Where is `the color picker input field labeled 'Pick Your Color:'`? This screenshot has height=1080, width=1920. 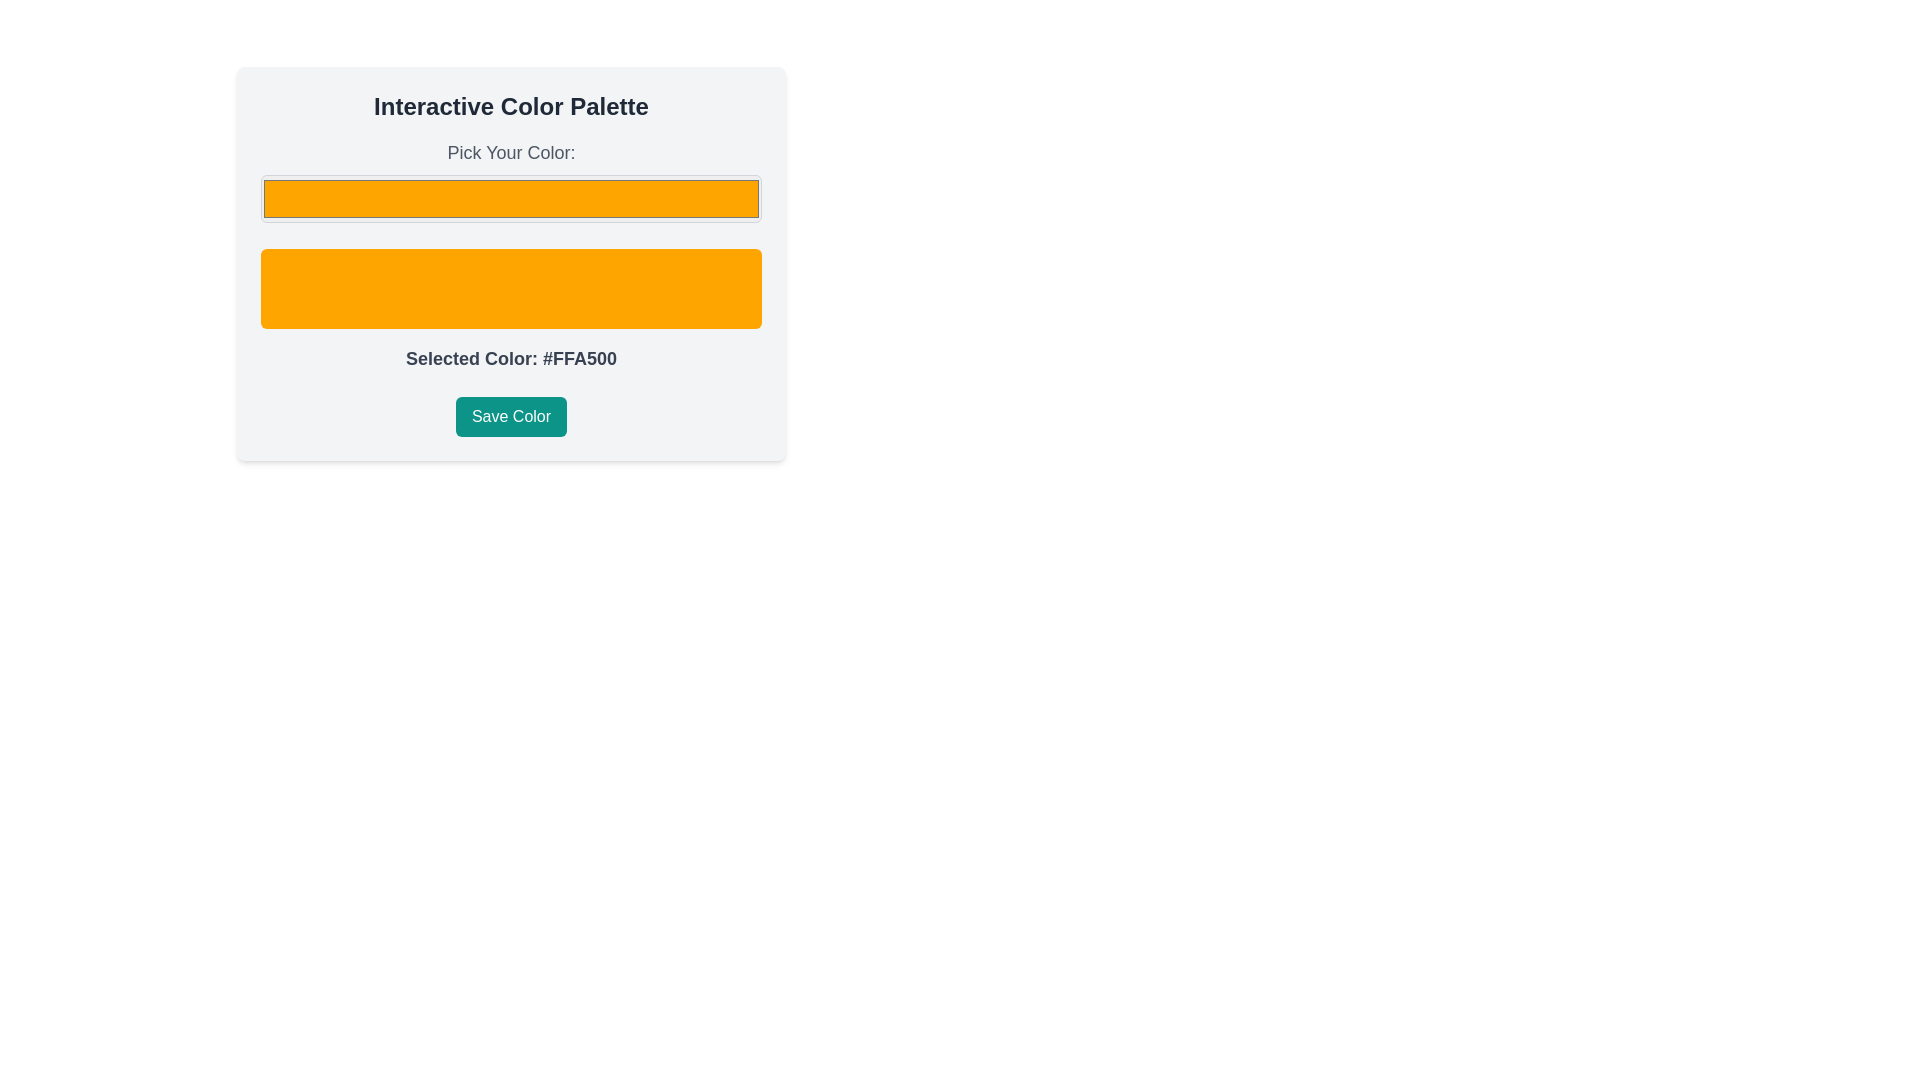 the color picker input field labeled 'Pick Your Color:' is located at coordinates (511, 181).